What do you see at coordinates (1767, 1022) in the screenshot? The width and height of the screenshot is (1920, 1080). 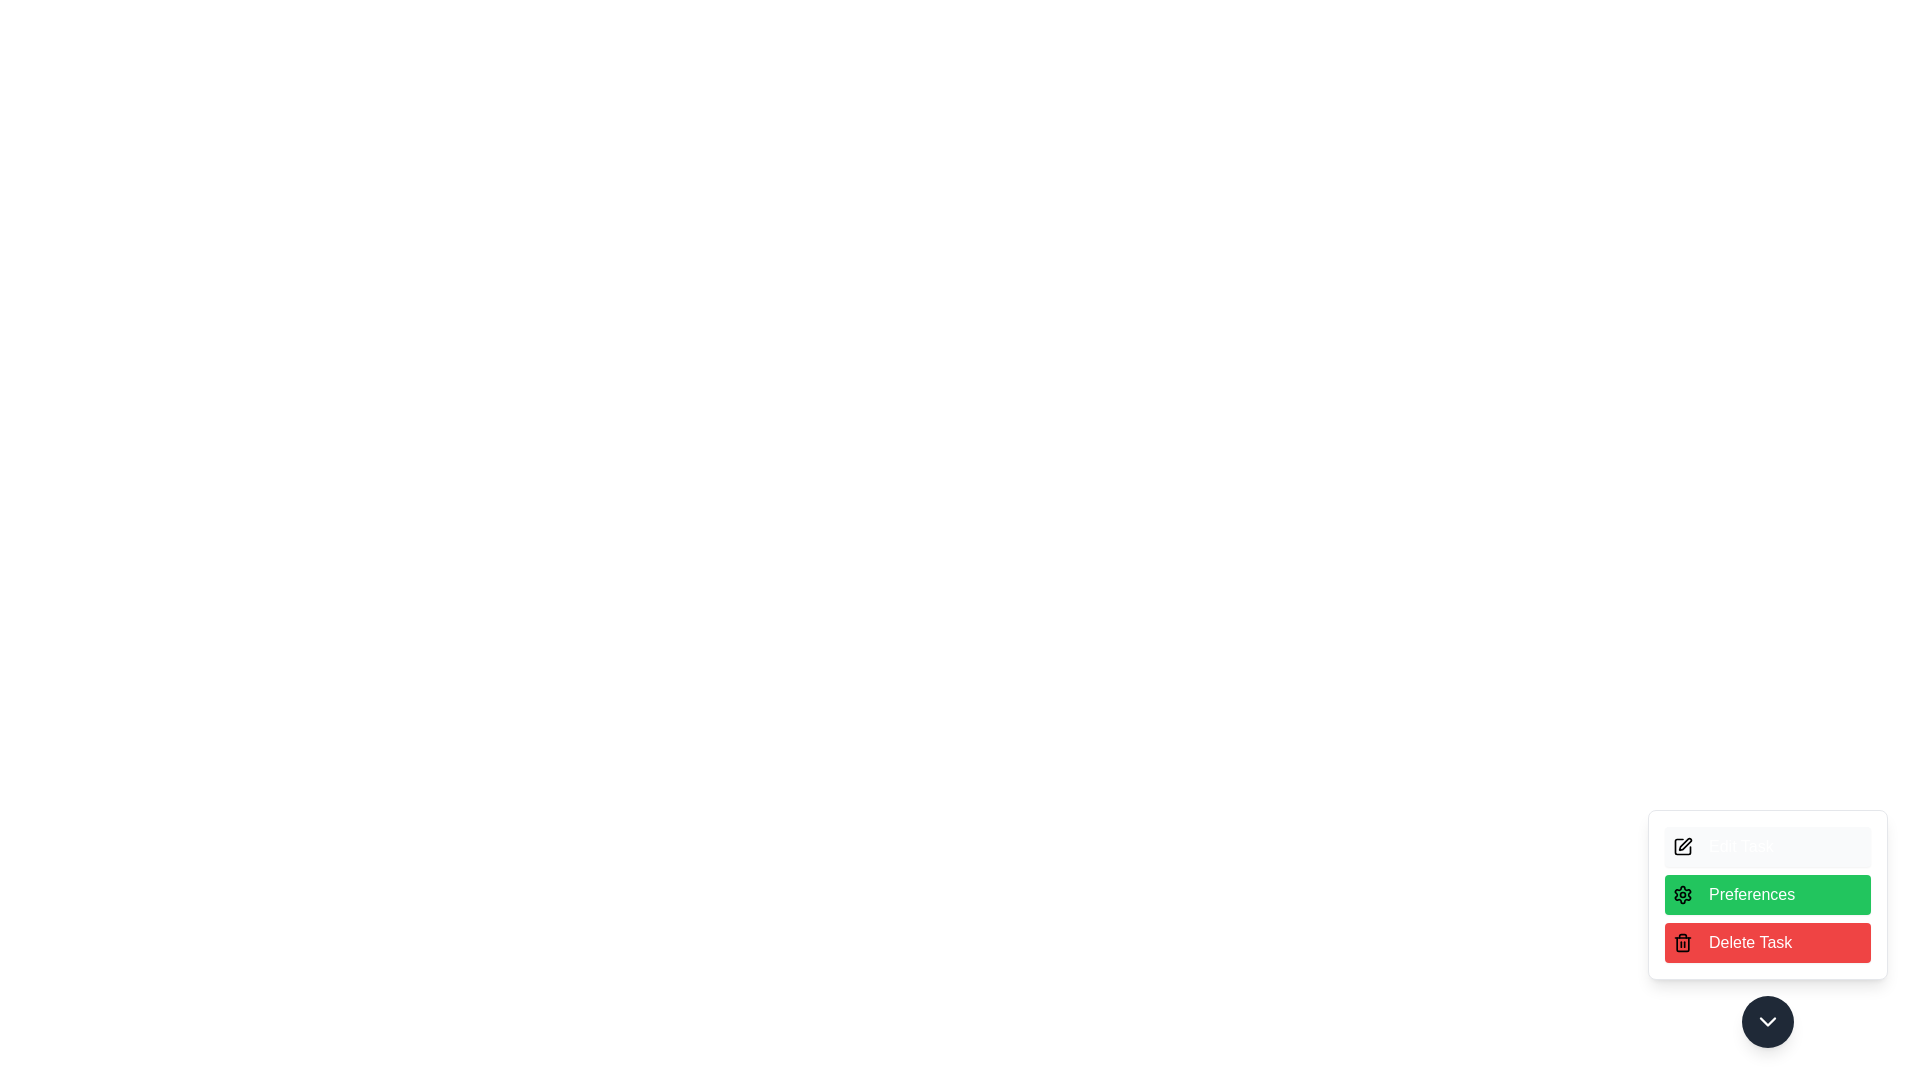 I see `the main button to toggle the menu open or closed` at bounding box center [1767, 1022].